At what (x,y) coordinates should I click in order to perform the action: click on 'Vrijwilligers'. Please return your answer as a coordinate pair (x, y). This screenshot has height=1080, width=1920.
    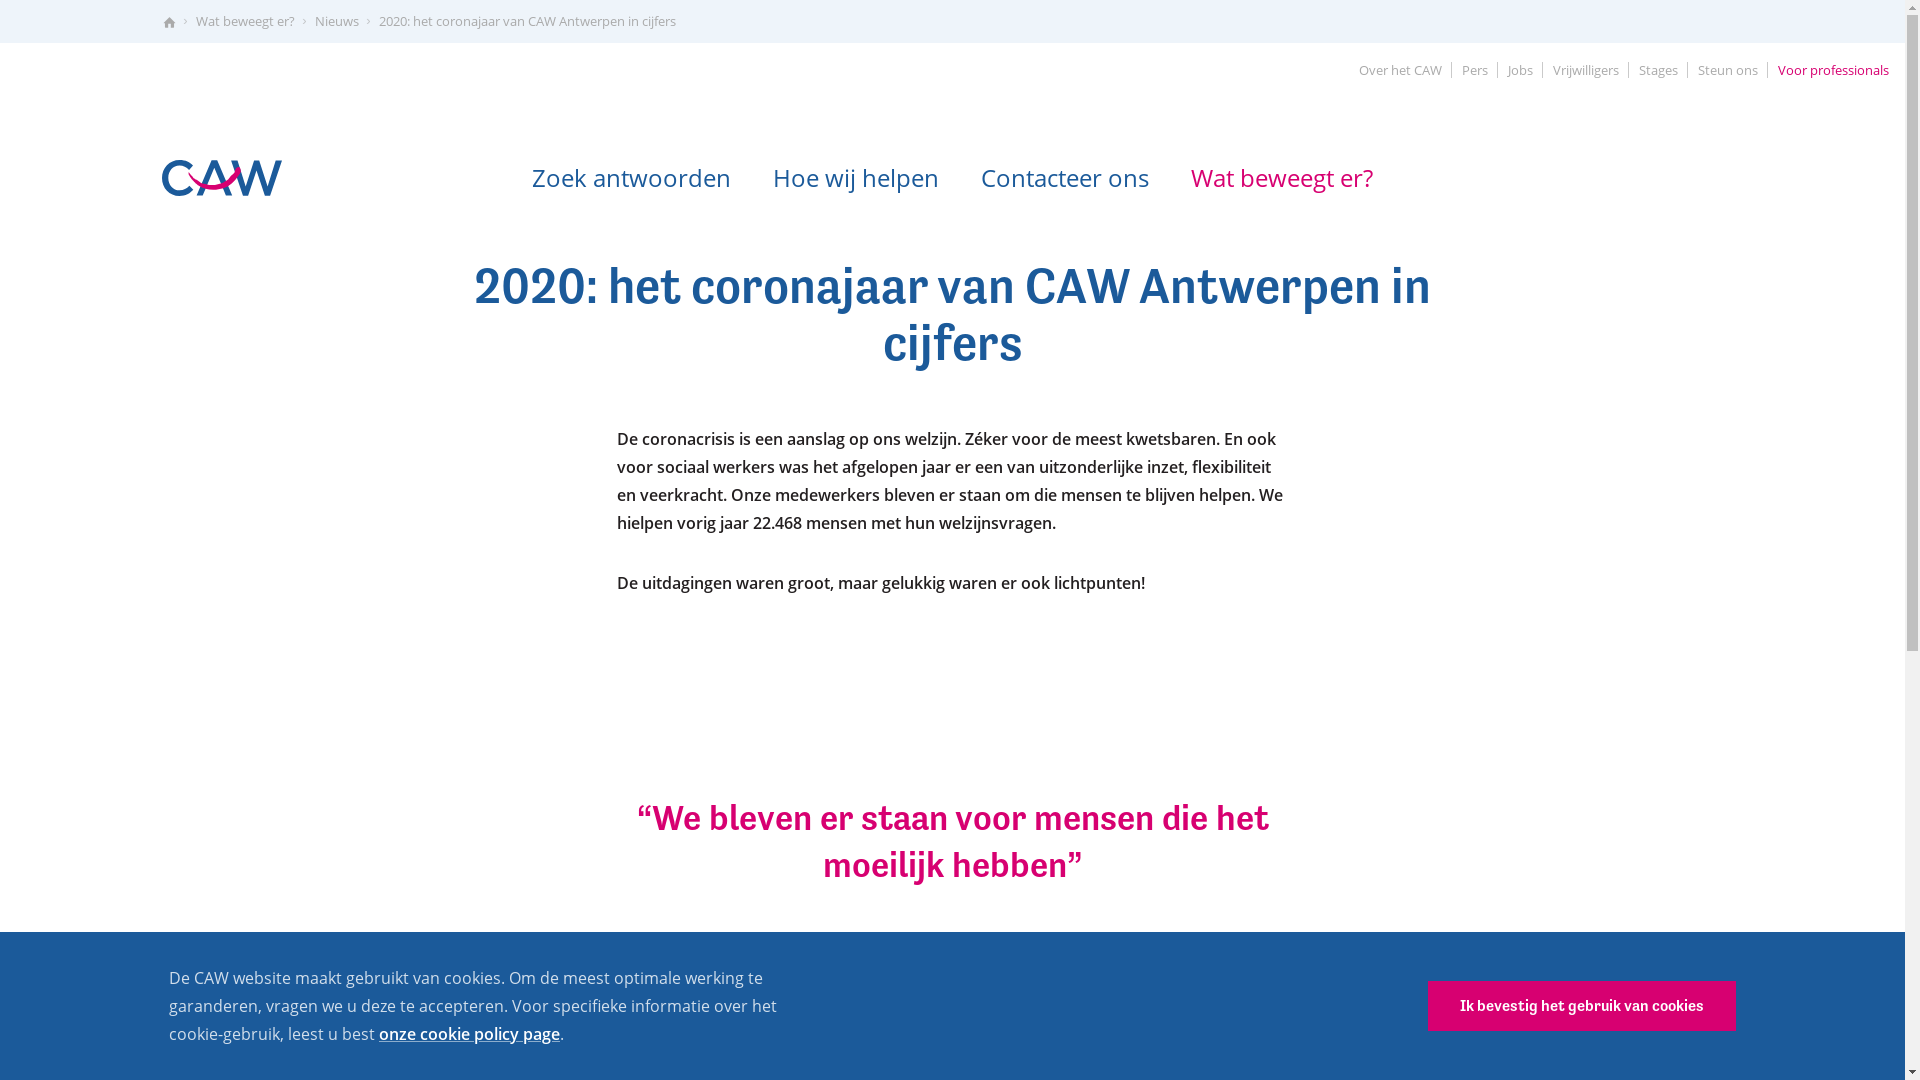
    Looking at the image, I should click on (1584, 69).